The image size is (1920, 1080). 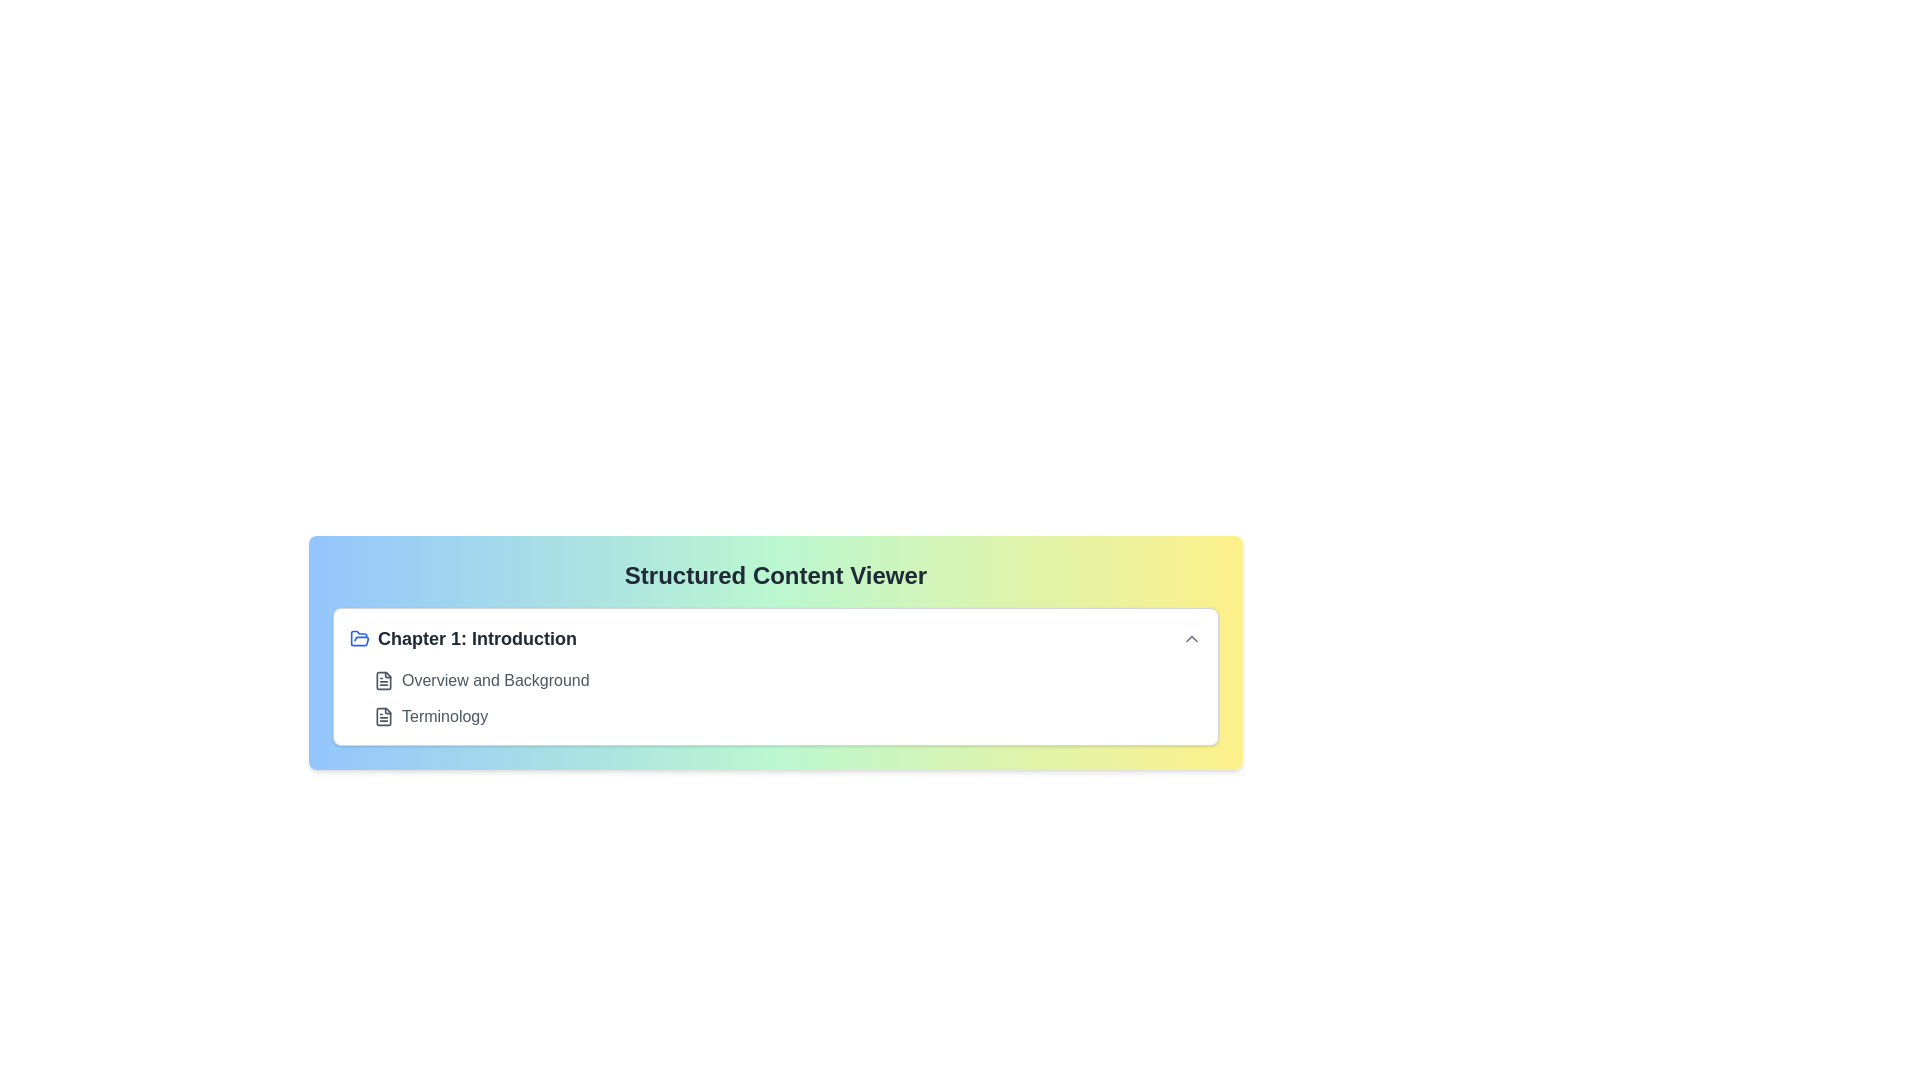 What do you see at coordinates (462, 639) in the screenshot?
I see `on the Section Header with Icon that organizes collapsible list items in the Structured Content Viewer` at bounding box center [462, 639].